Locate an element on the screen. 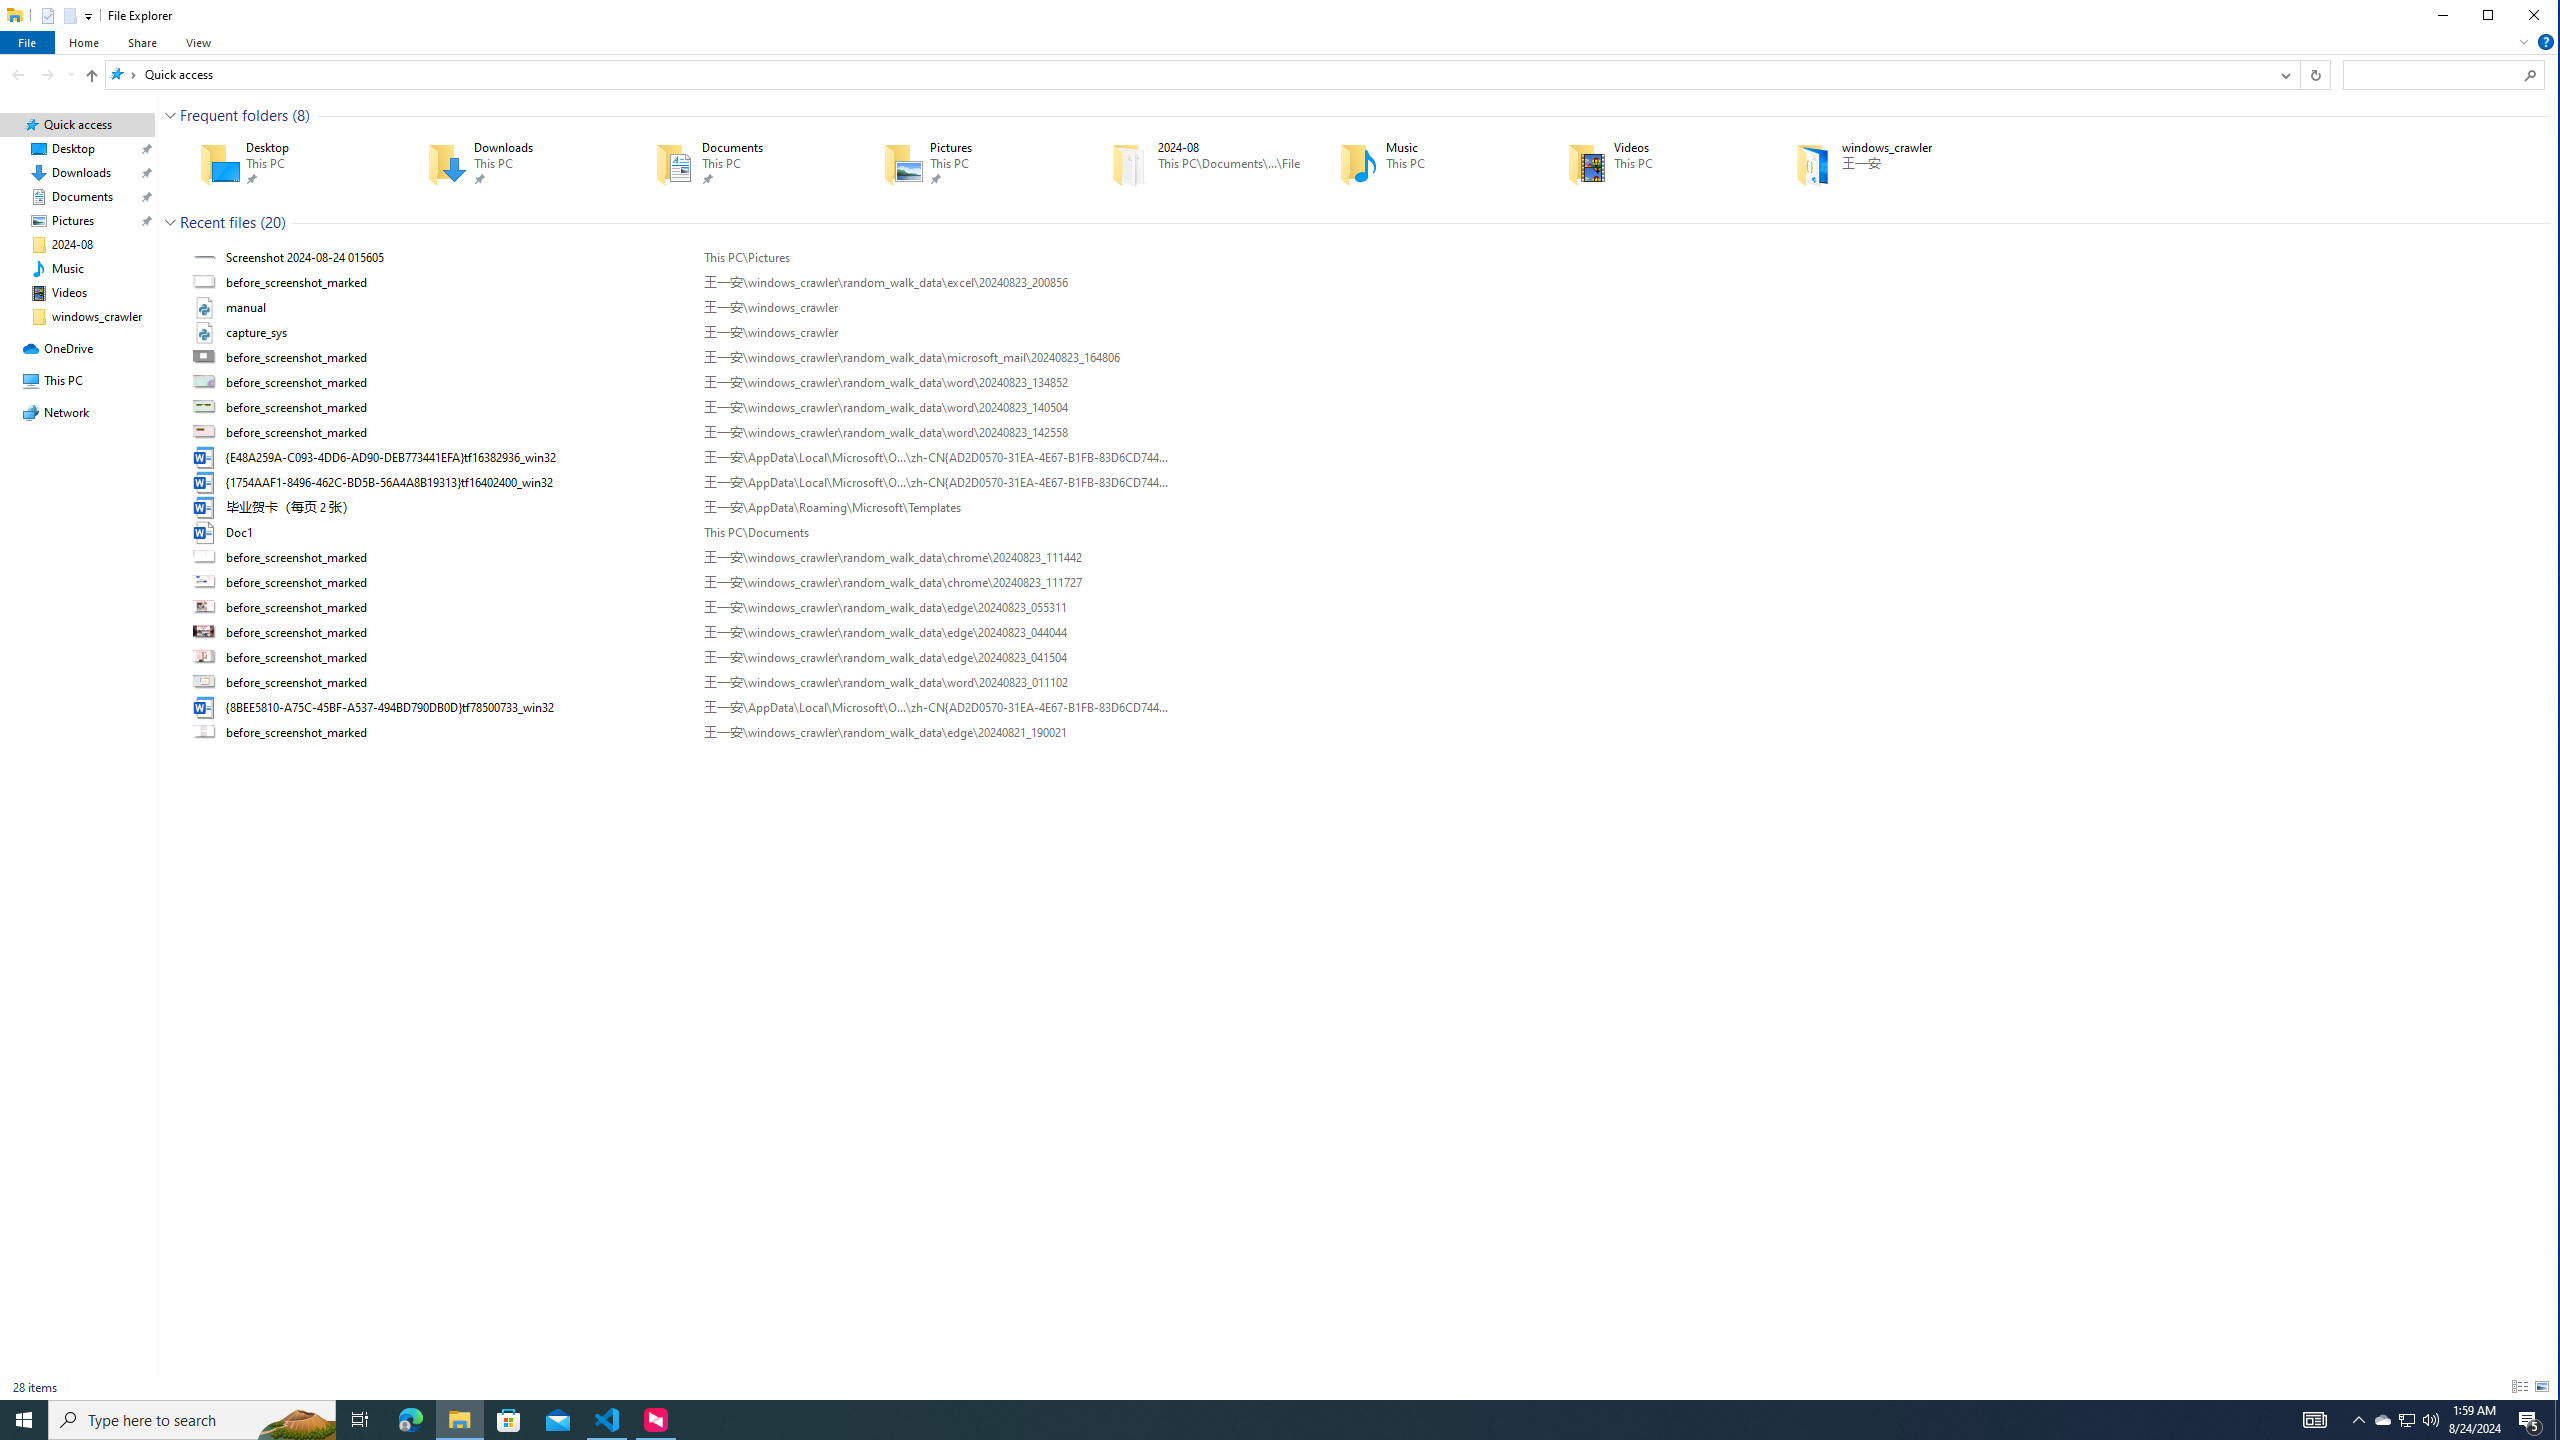 Image resolution: width=2560 pixels, height=1440 pixels. 'Videos' is located at coordinates (1651, 164).